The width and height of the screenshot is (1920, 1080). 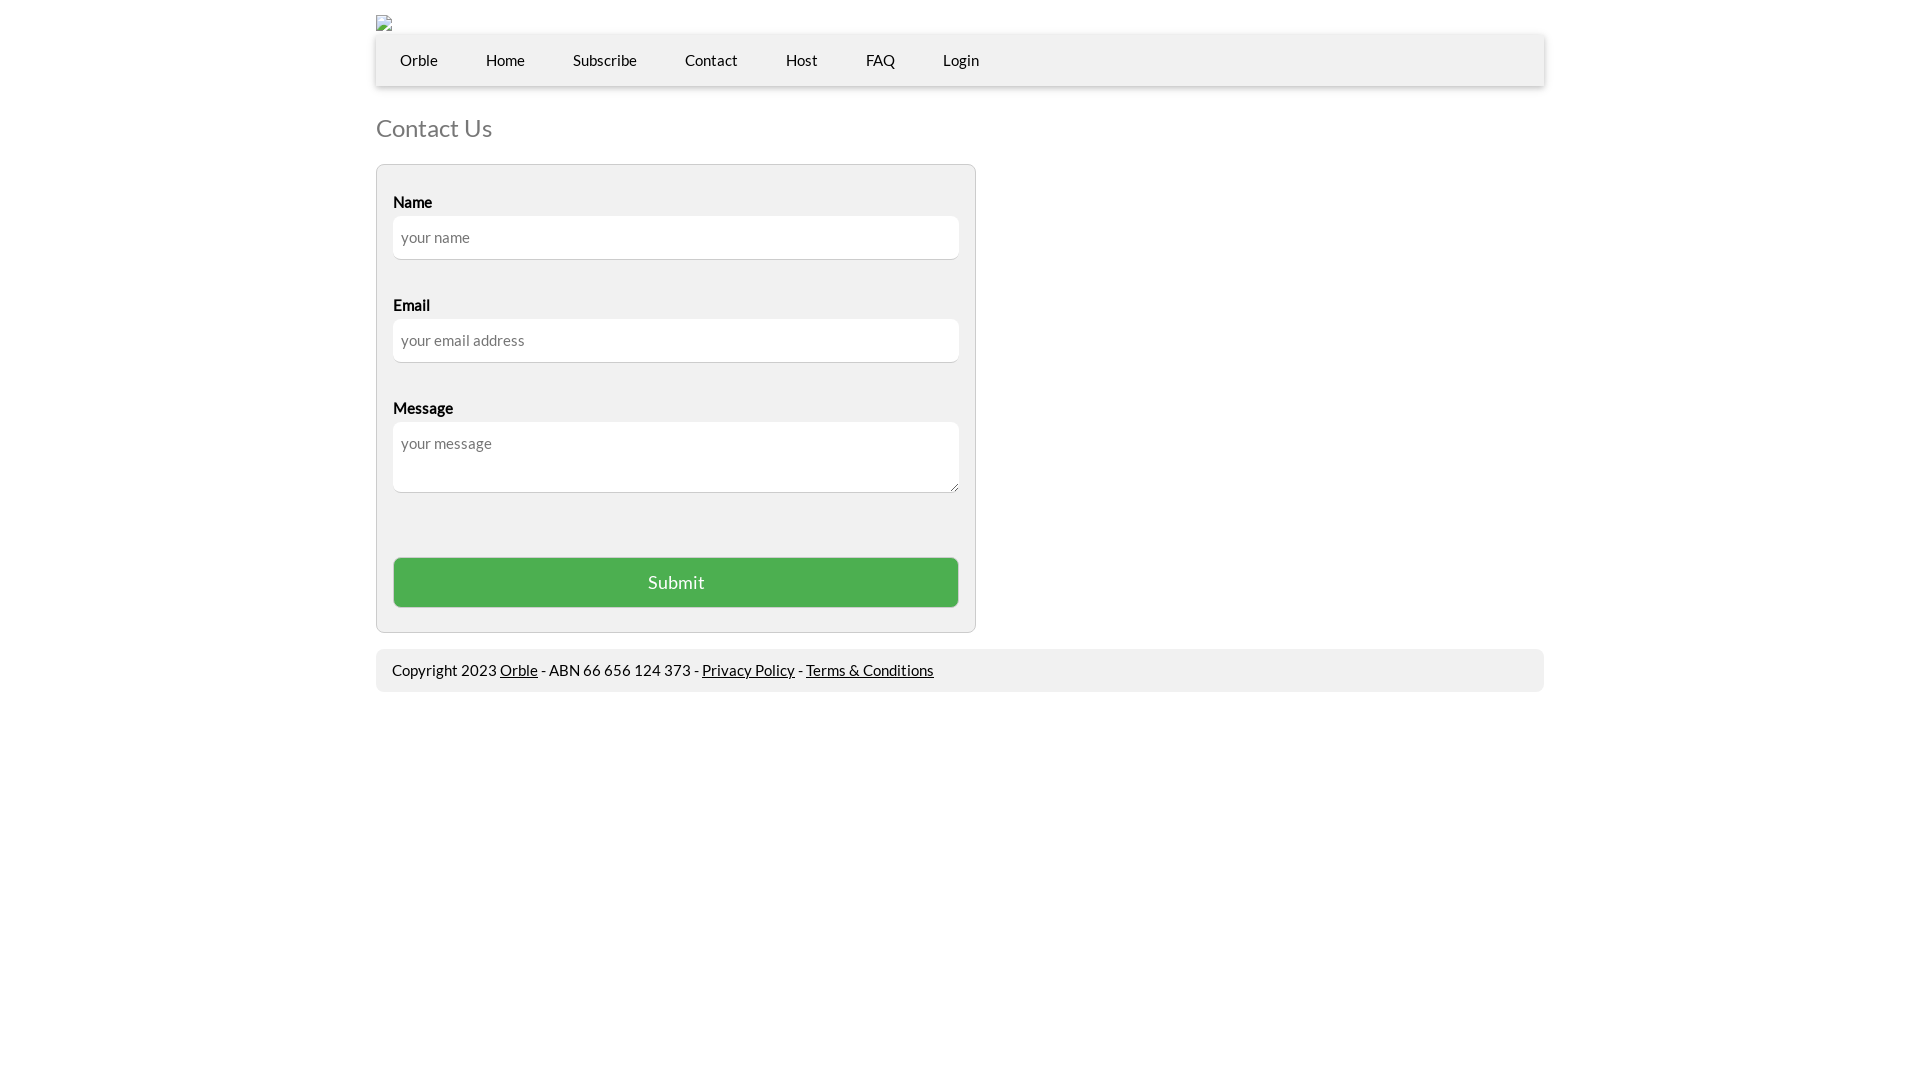 What do you see at coordinates (518, 670) in the screenshot?
I see `'Orble'` at bounding box center [518, 670].